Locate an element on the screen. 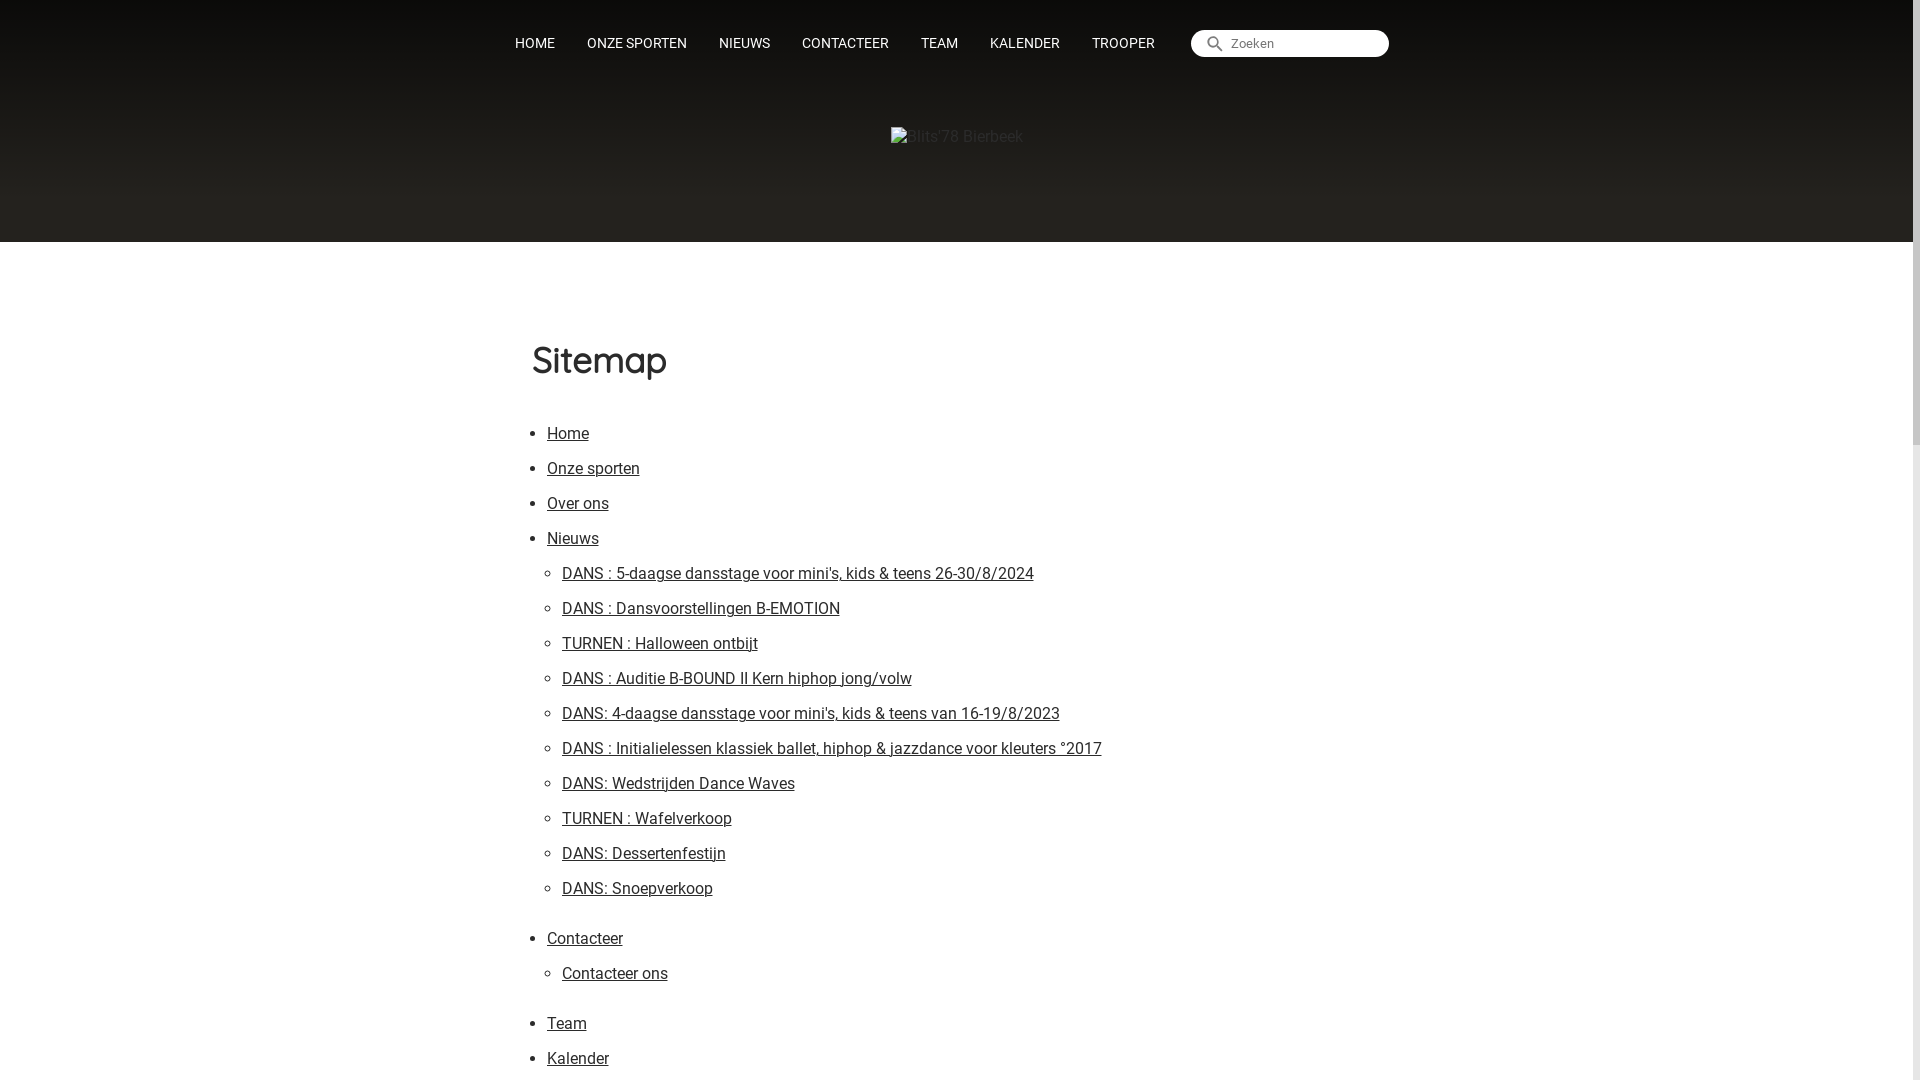 The width and height of the screenshot is (1920, 1080). 'Nieuws' is located at coordinates (570, 541).